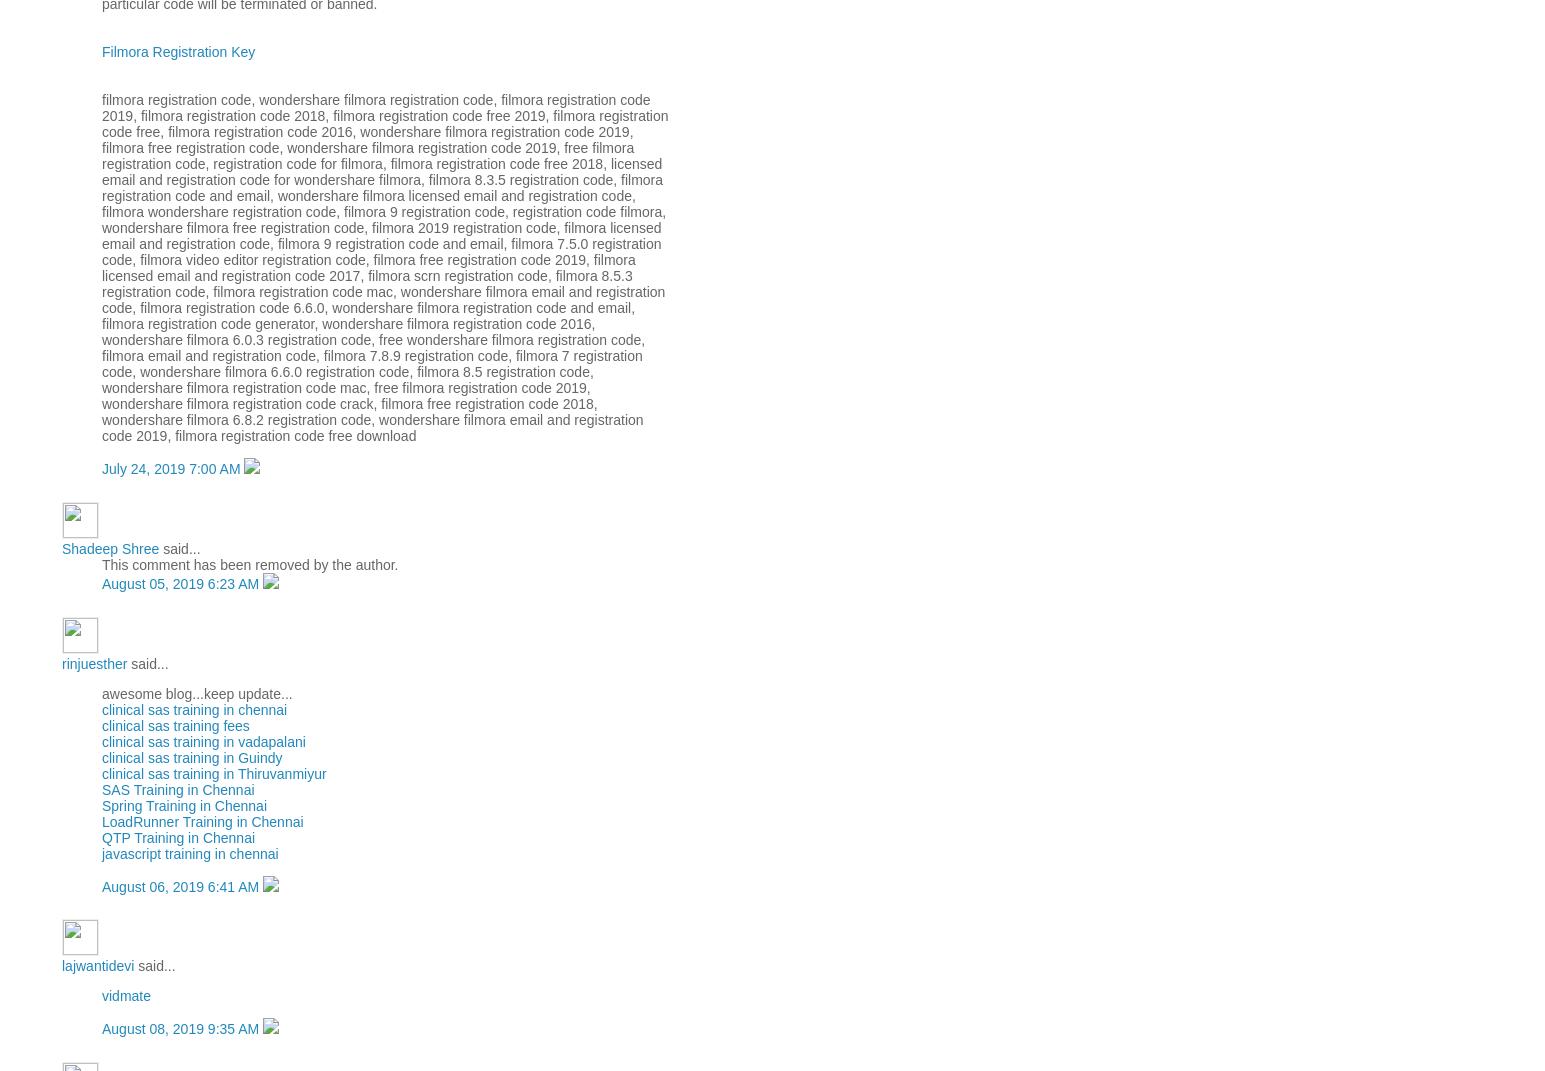 This screenshot has width=1545, height=1071. I want to click on 'August 08, 2019 9:35 AM', so click(182, 1029).